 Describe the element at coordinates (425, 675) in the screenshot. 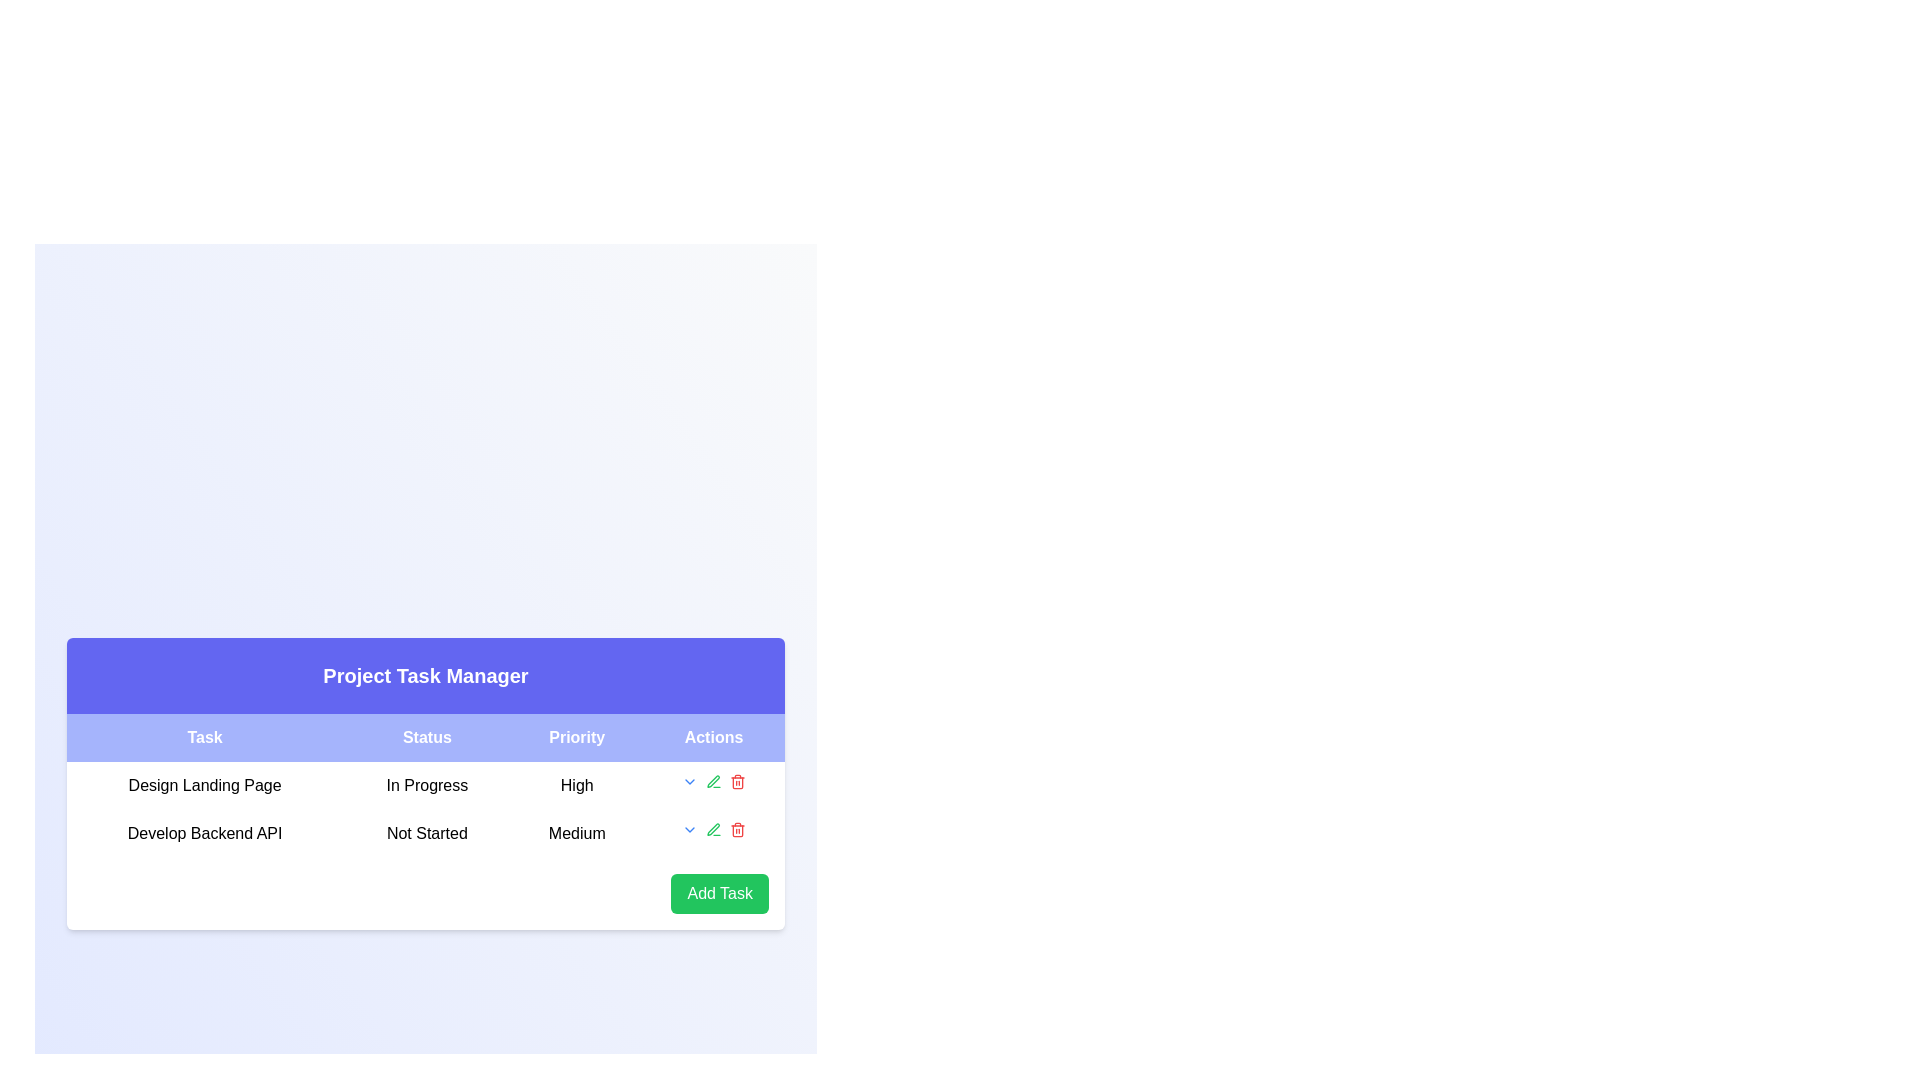

I see `the header text element 'Project Task Manager', which is styled in bold, large white font against an indigo background, located at the top of a card component` at that location.